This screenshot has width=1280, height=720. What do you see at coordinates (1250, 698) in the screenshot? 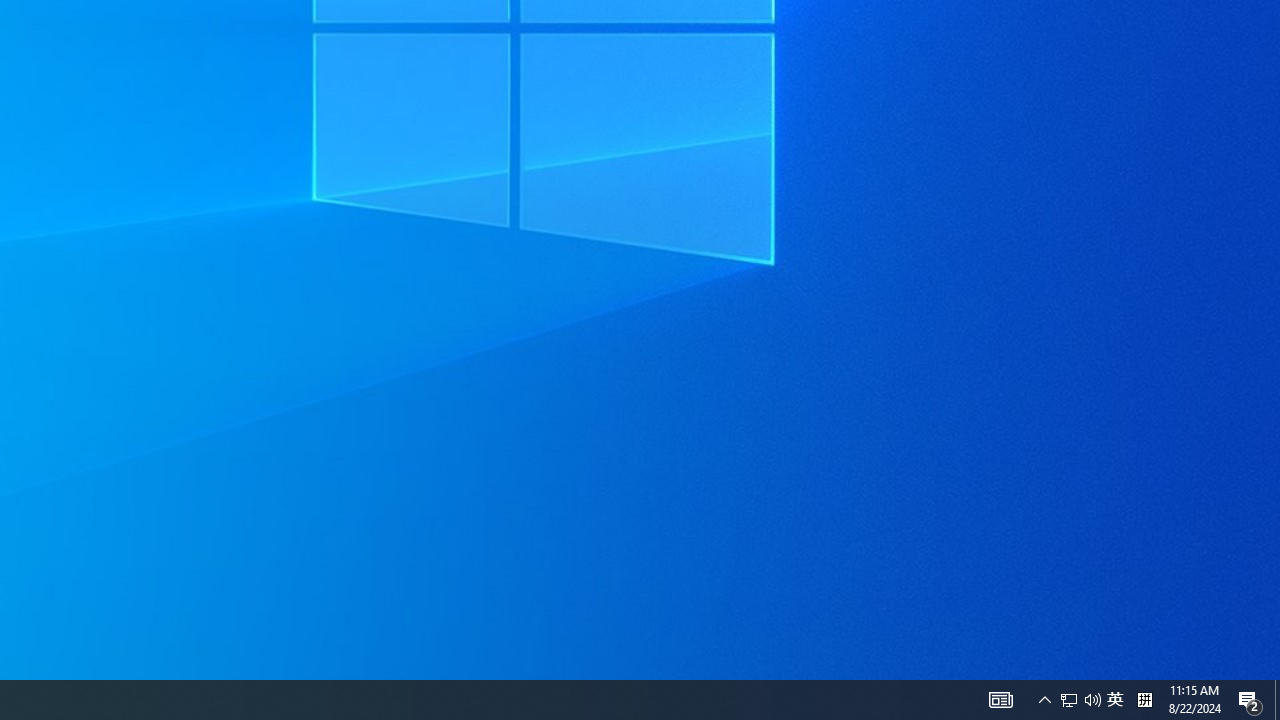
I see `'Action Center, 2 new notifications'` at bounding box center [1250, 698].